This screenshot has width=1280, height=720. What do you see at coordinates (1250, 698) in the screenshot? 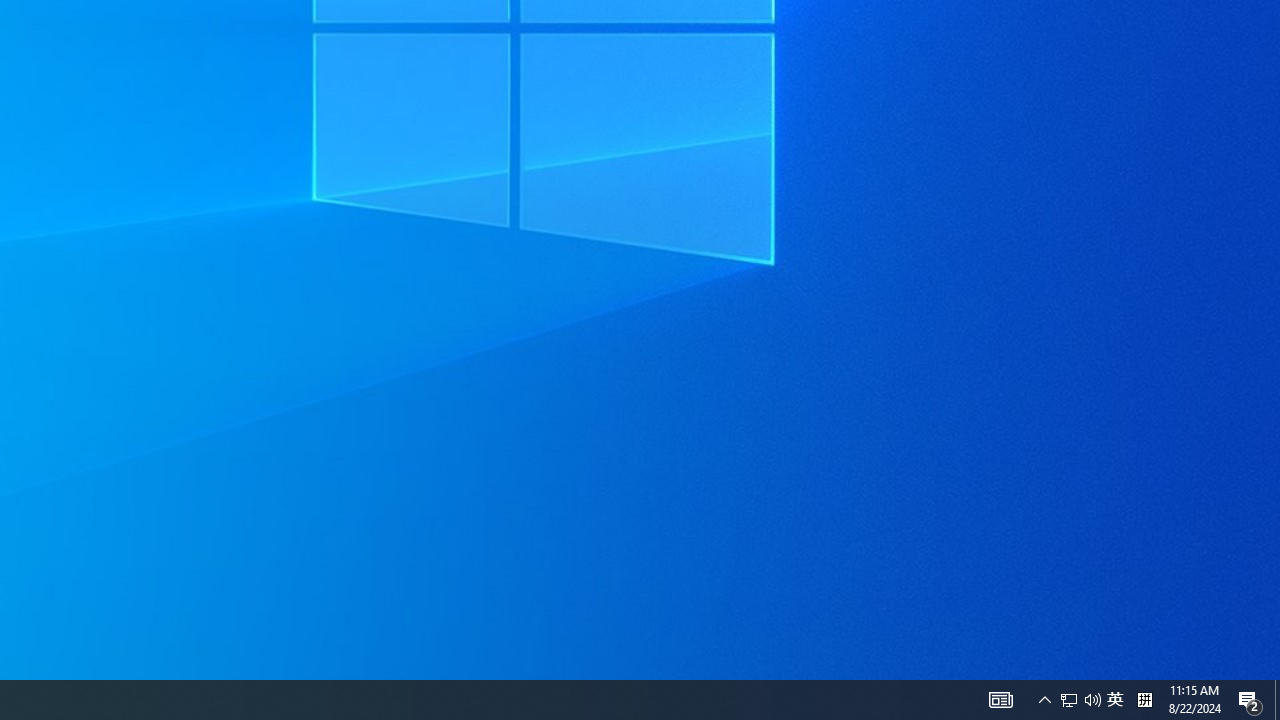
I see `'Action Center, 2 new notifications'` at bounding box center [1250, 698].